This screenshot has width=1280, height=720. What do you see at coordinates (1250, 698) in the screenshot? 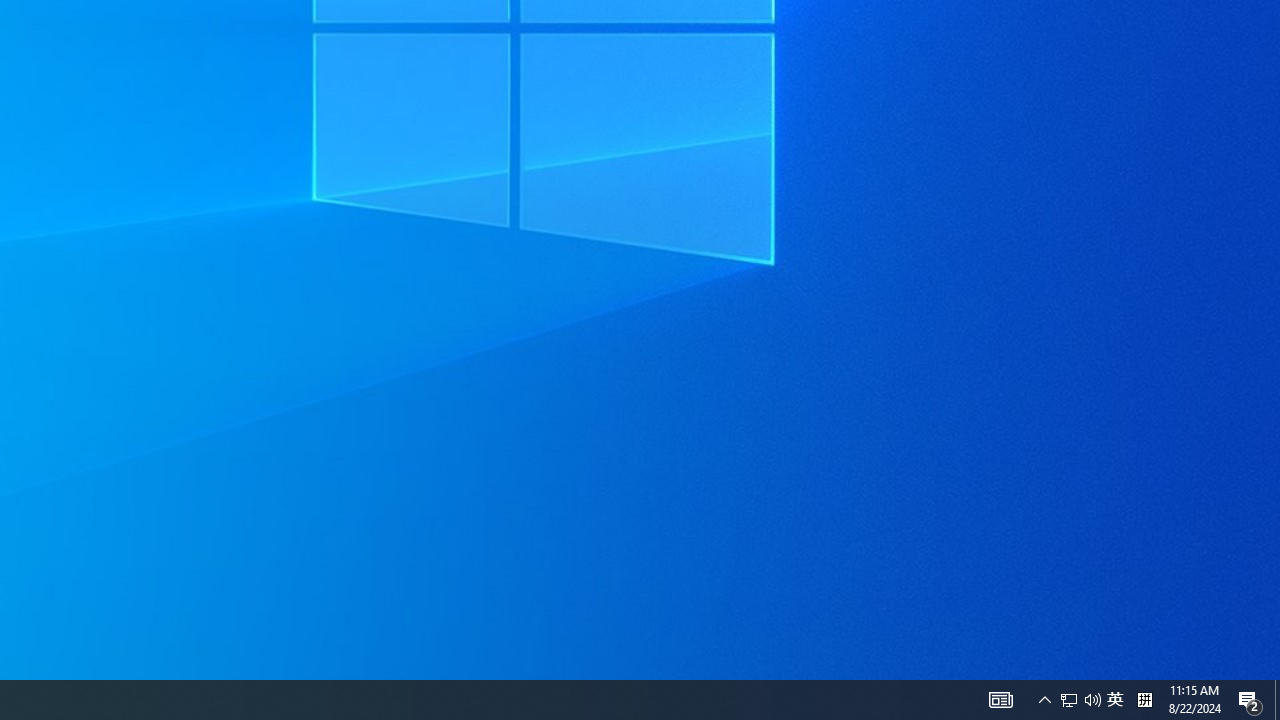
I see `'Action Center, 2 new notifications'` at bounding box center [1250, 698].